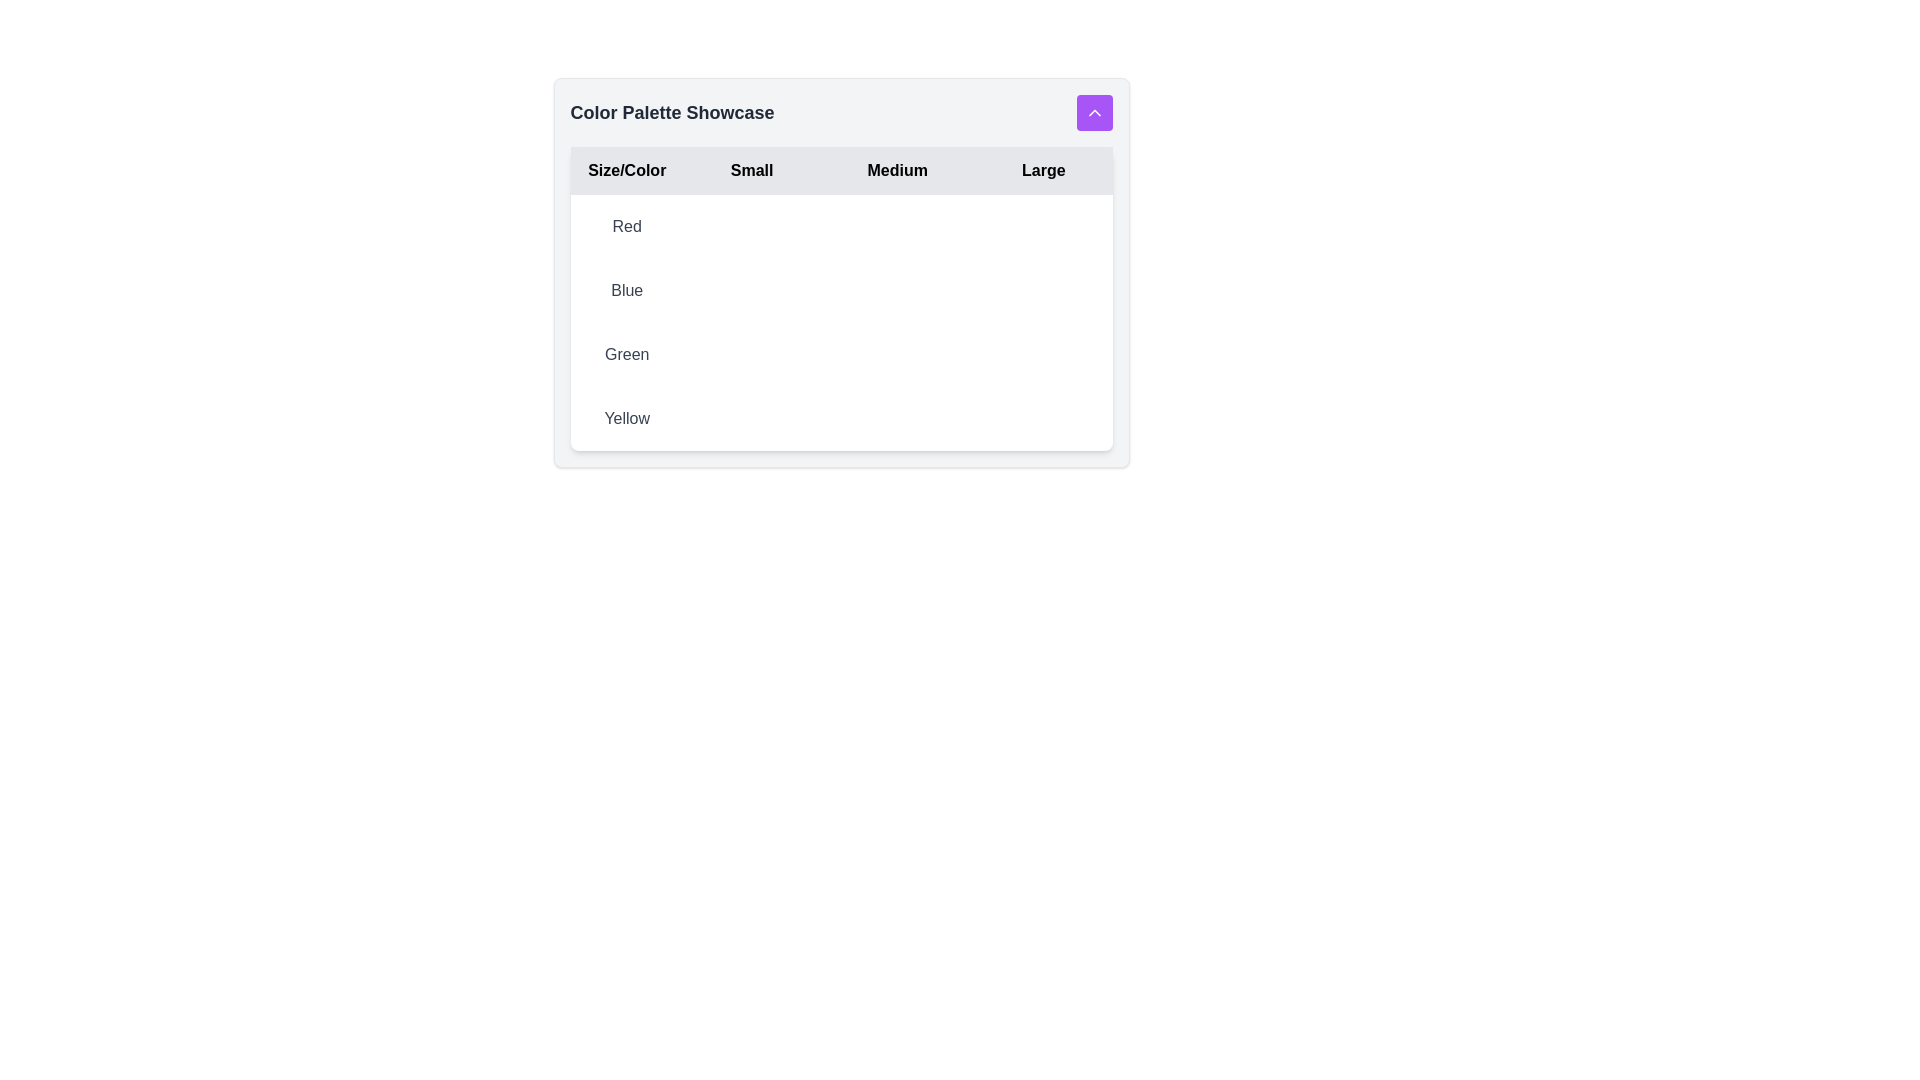 This screenshot has width=1920, height=1080. Describe the element at coordinates (751, 226) in the screenshot. I see `the non-interactive button labeled 'Code Small' with a red background and white text, located in the 'Small' column under the 'Red' row of the table` at that location.